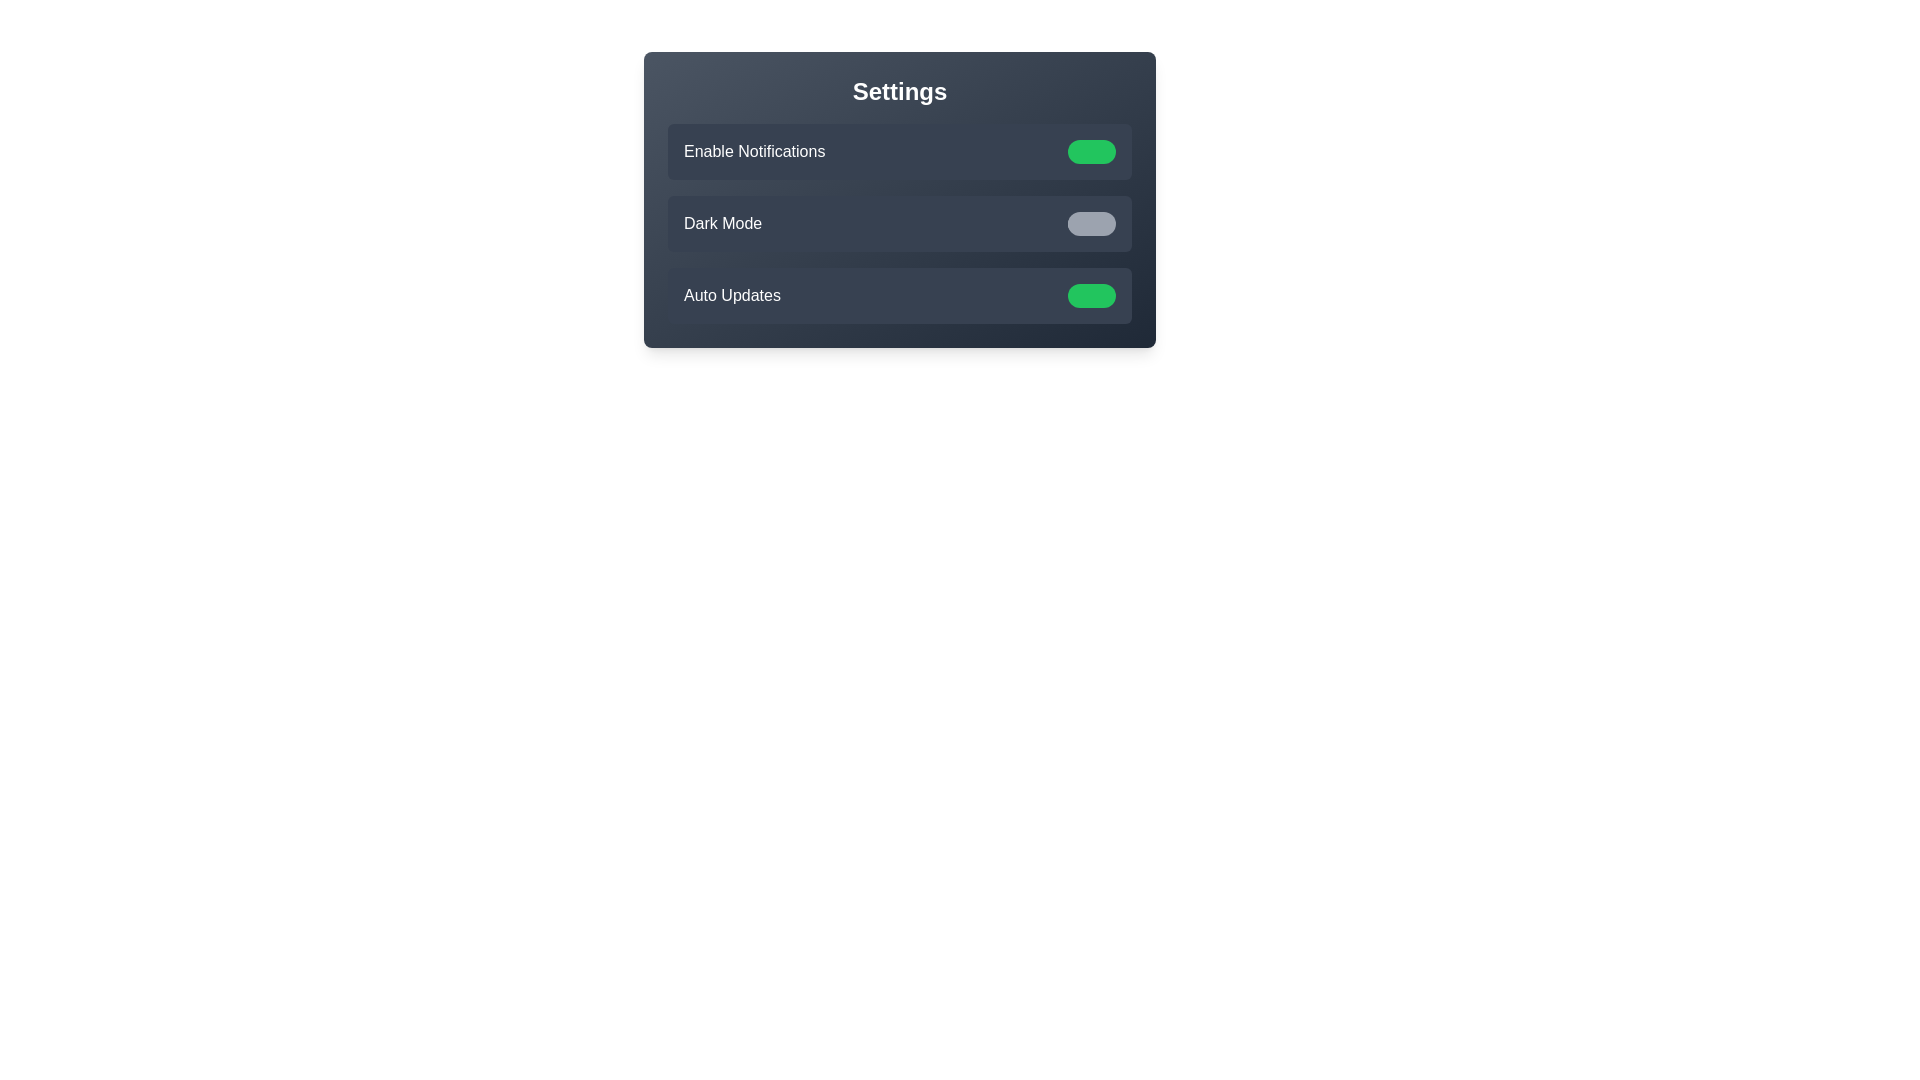 The image size is (1920, 1080). What do you see at coordinates (1090, 150) in the screenshot?
I see `the state of the toggle switch for Enable Notifications` at bounding box center [1090, 150].